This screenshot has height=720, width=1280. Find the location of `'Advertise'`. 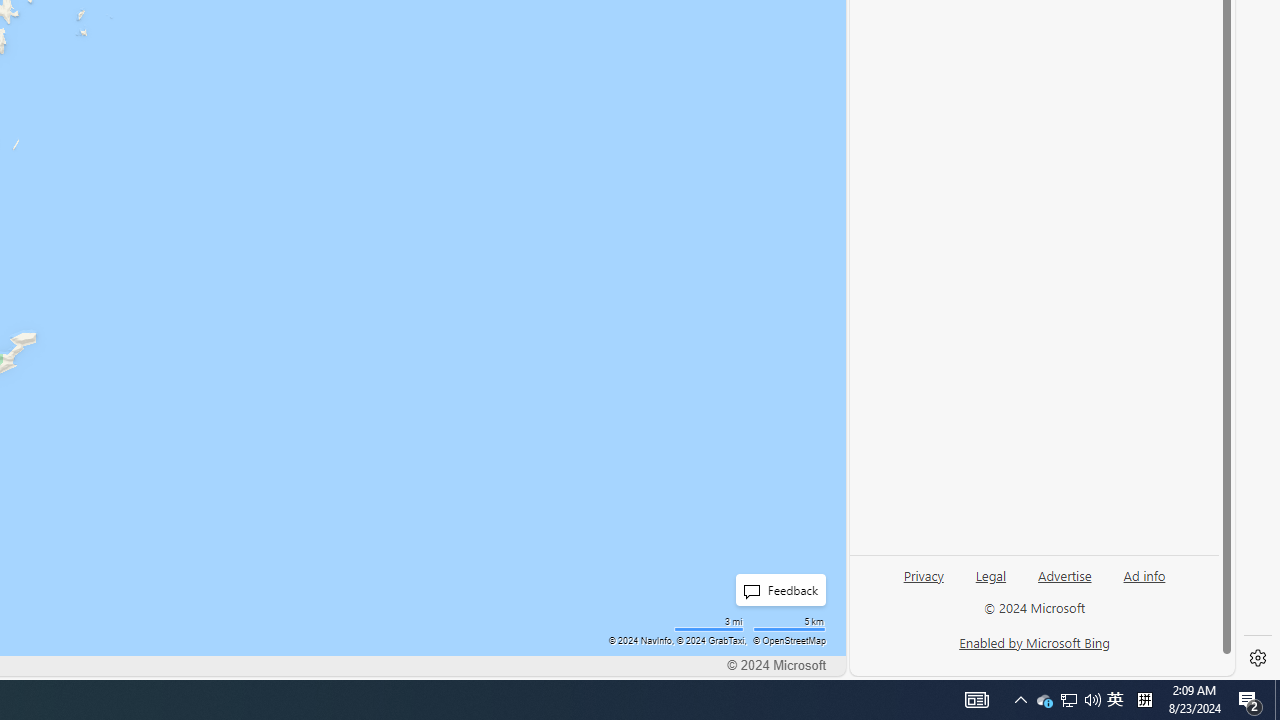

'Advertise' is located at coordinates (1063, 583).